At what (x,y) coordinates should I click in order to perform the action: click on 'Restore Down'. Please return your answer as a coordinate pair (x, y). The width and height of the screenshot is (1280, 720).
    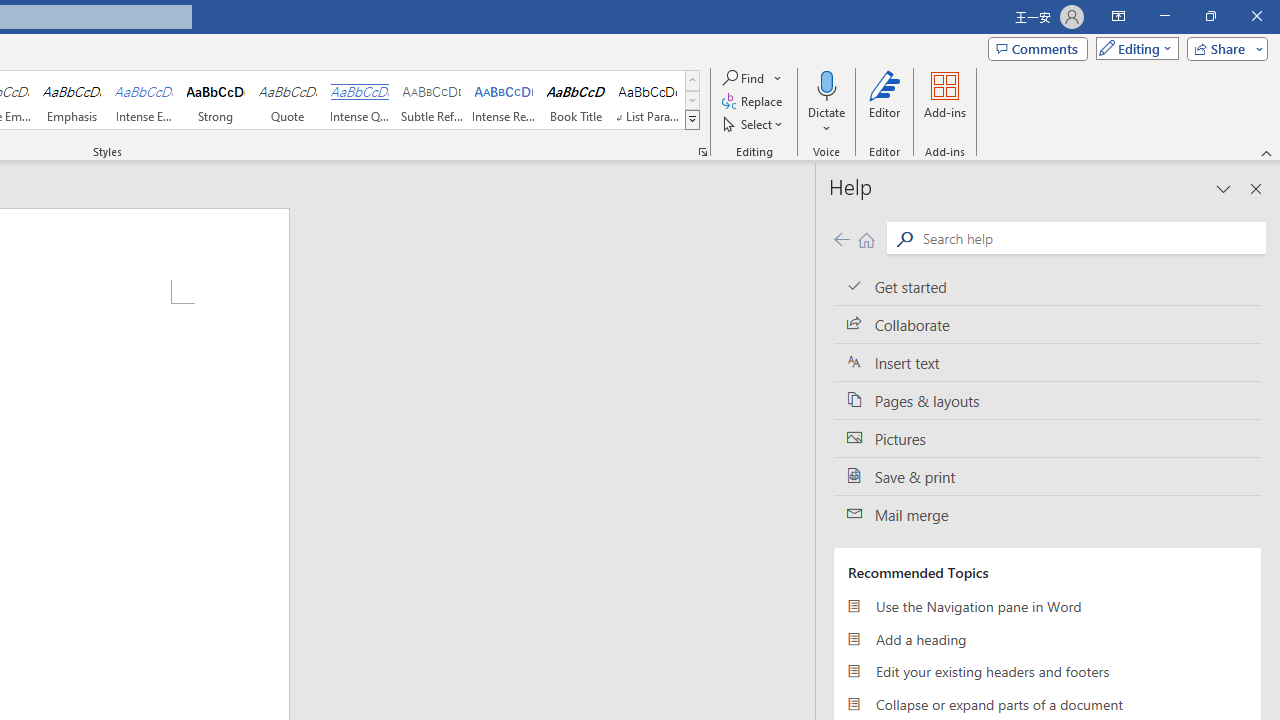
    Looking at the image, I should click on (1209, 16).